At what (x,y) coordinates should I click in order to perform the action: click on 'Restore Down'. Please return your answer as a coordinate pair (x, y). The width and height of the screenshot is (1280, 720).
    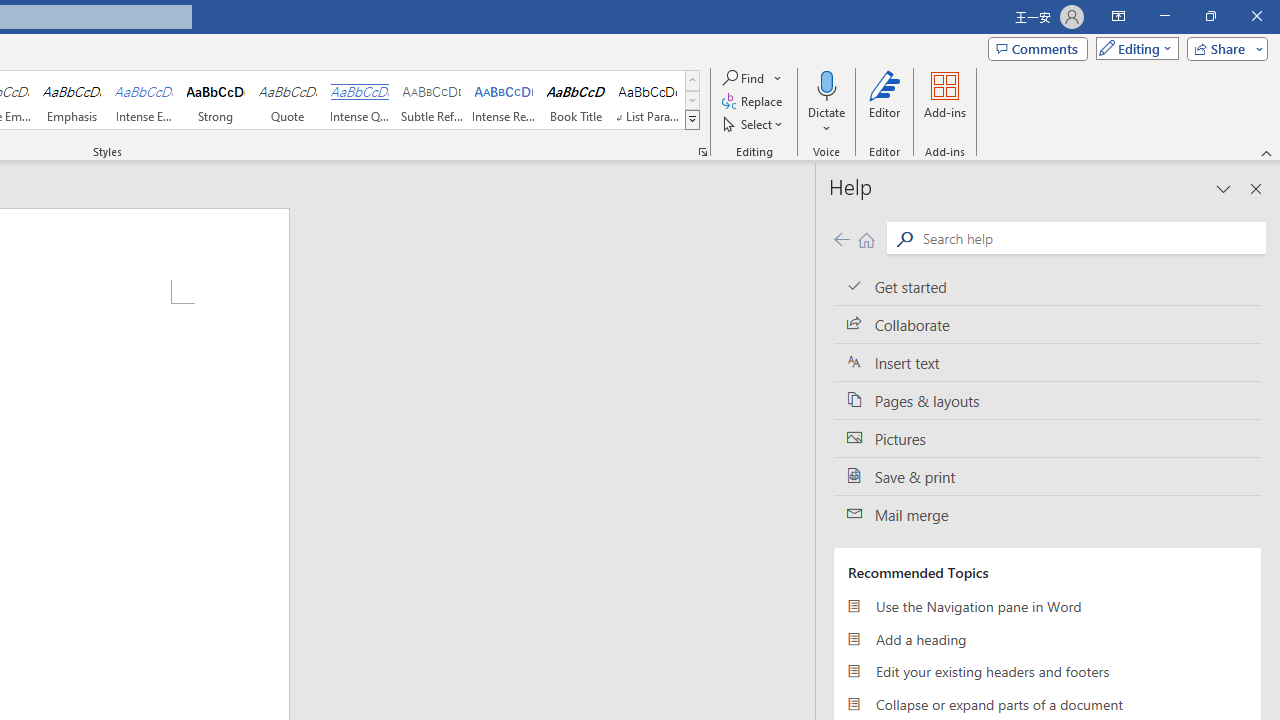
    Looking at the image, I should click on (1209, 16).